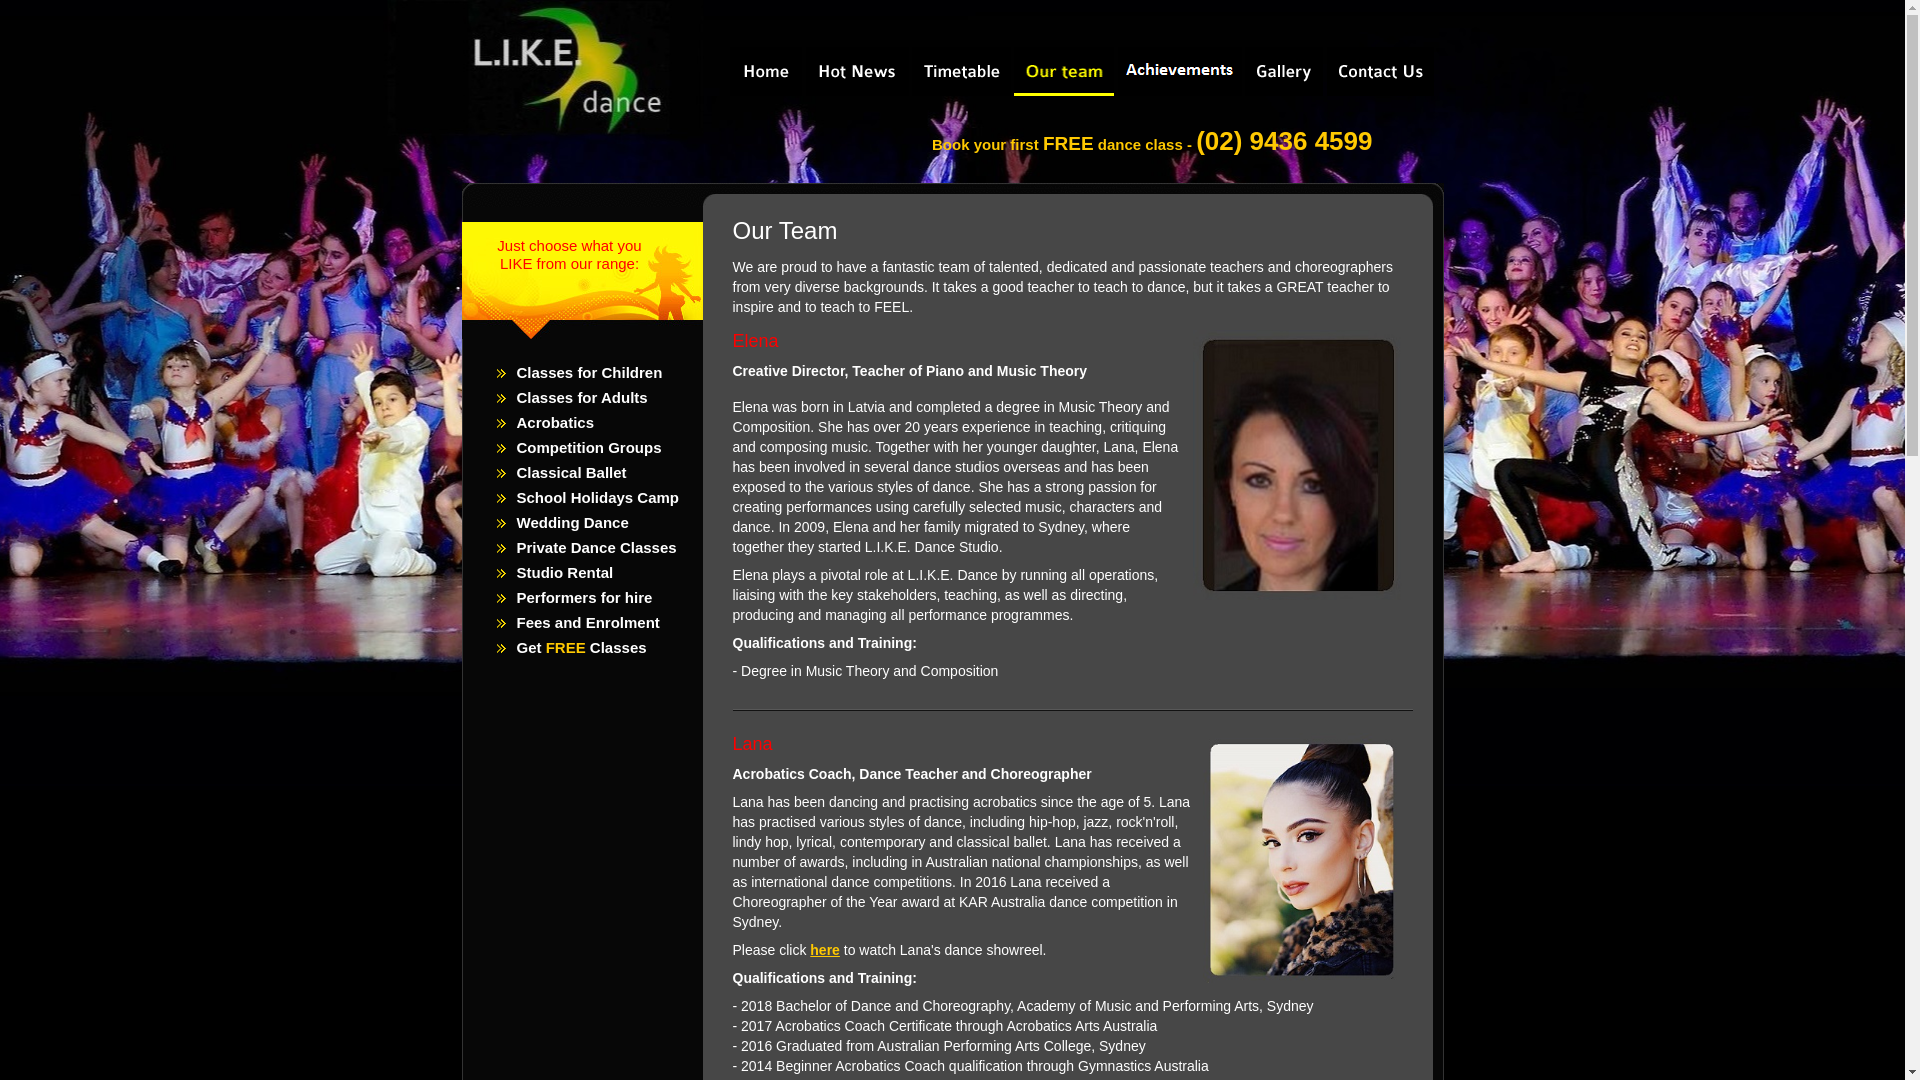 This screenshot has width=1920, height=1080. I want to click on 'Studio Rental', so click(563, 572).